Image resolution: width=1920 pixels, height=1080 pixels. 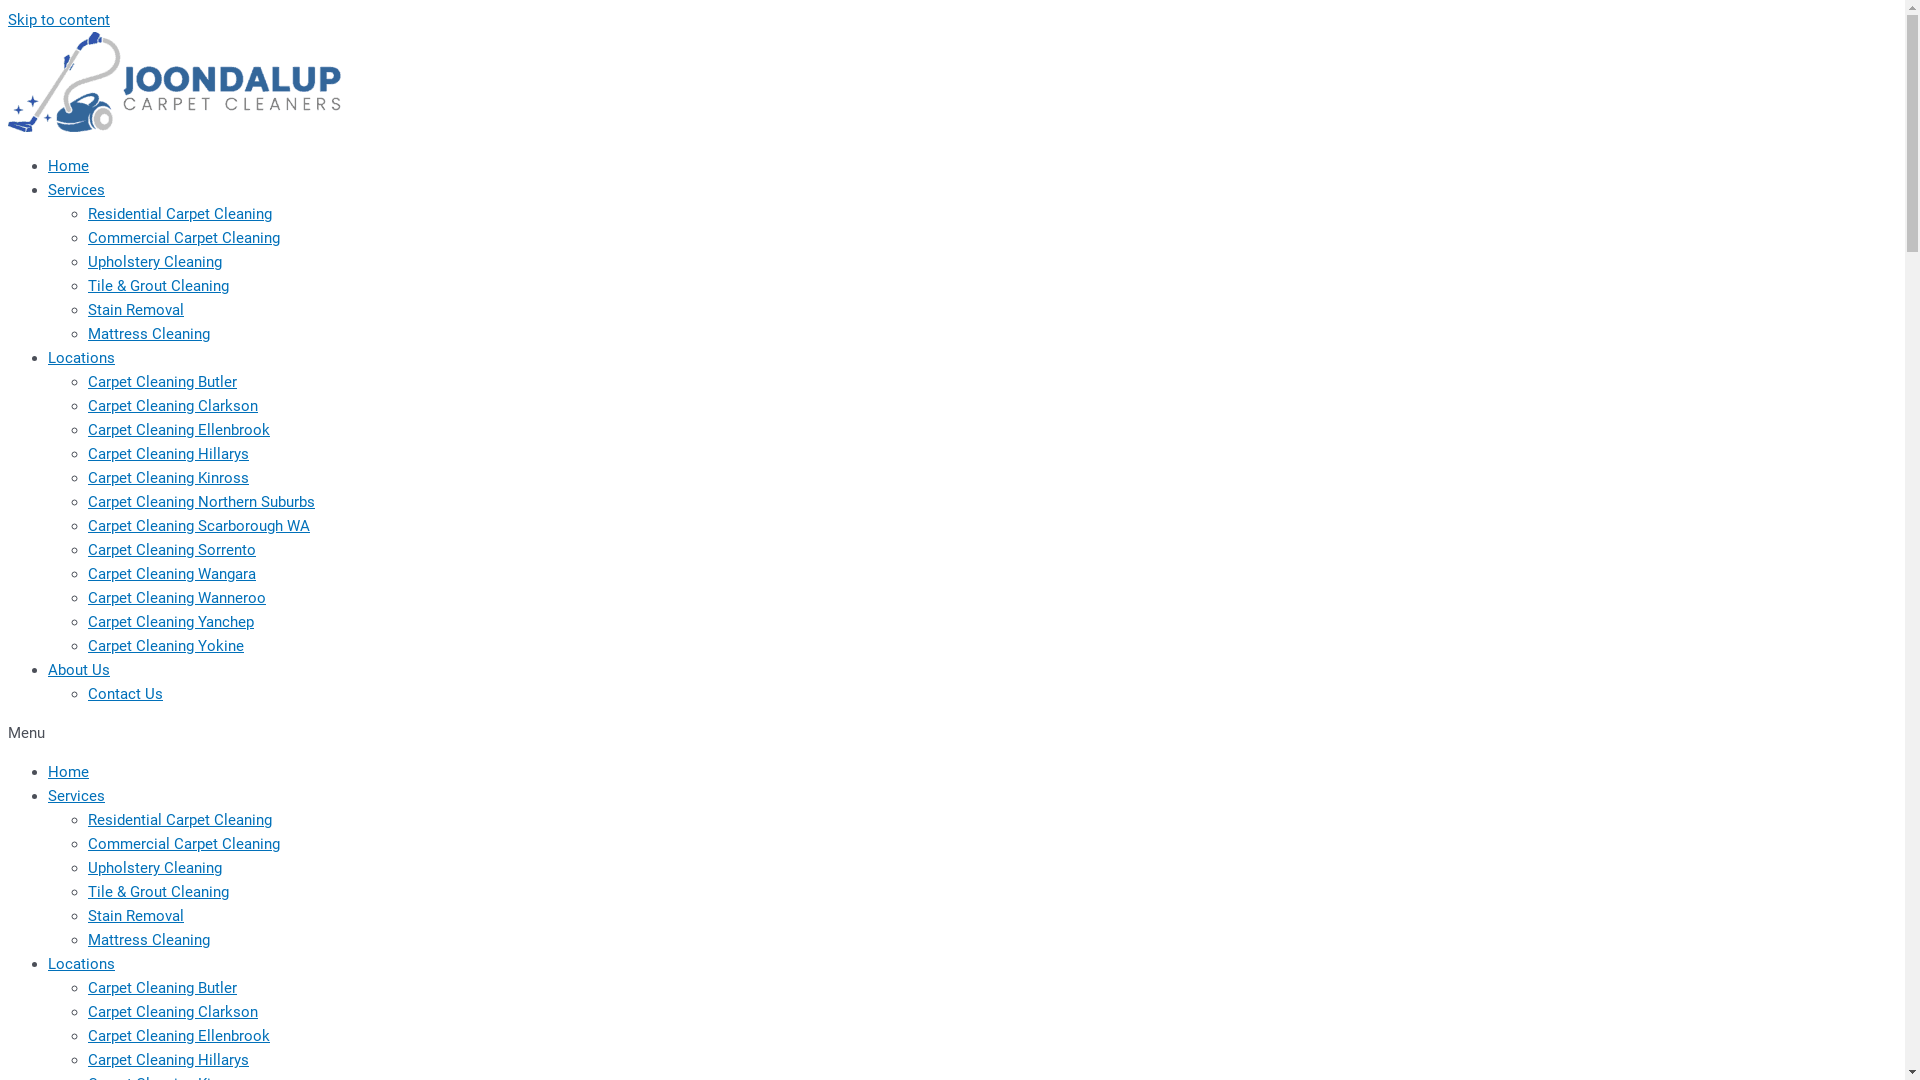 What do you see at coordinates (86, 940) in the screenshot?
I see `'Mattress Cleaning'` at bounding box center [86, 940].